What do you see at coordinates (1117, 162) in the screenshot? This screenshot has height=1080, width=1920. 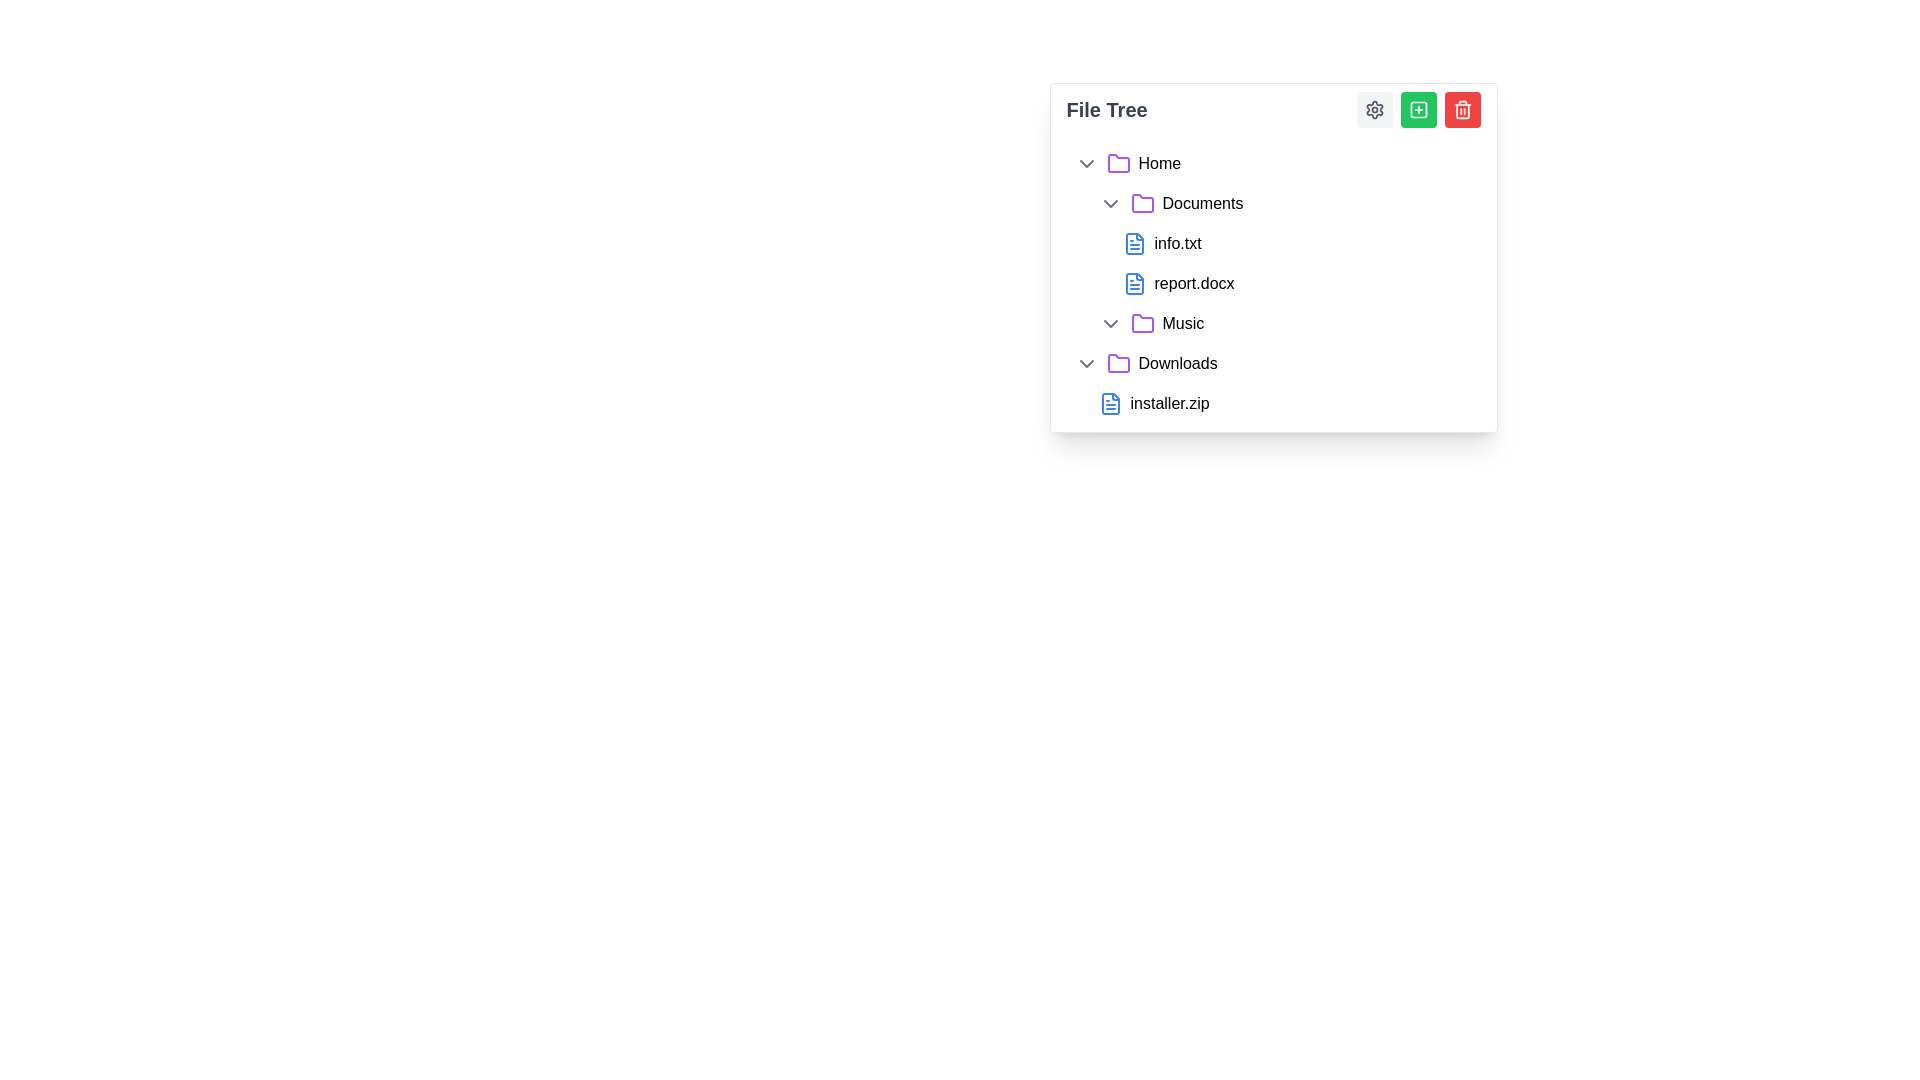 I see `the 'Home' folder icon located near the top-left corner of the file tree panel, directly to the left of the 'Home' label` at bounding box center [1117, 162].